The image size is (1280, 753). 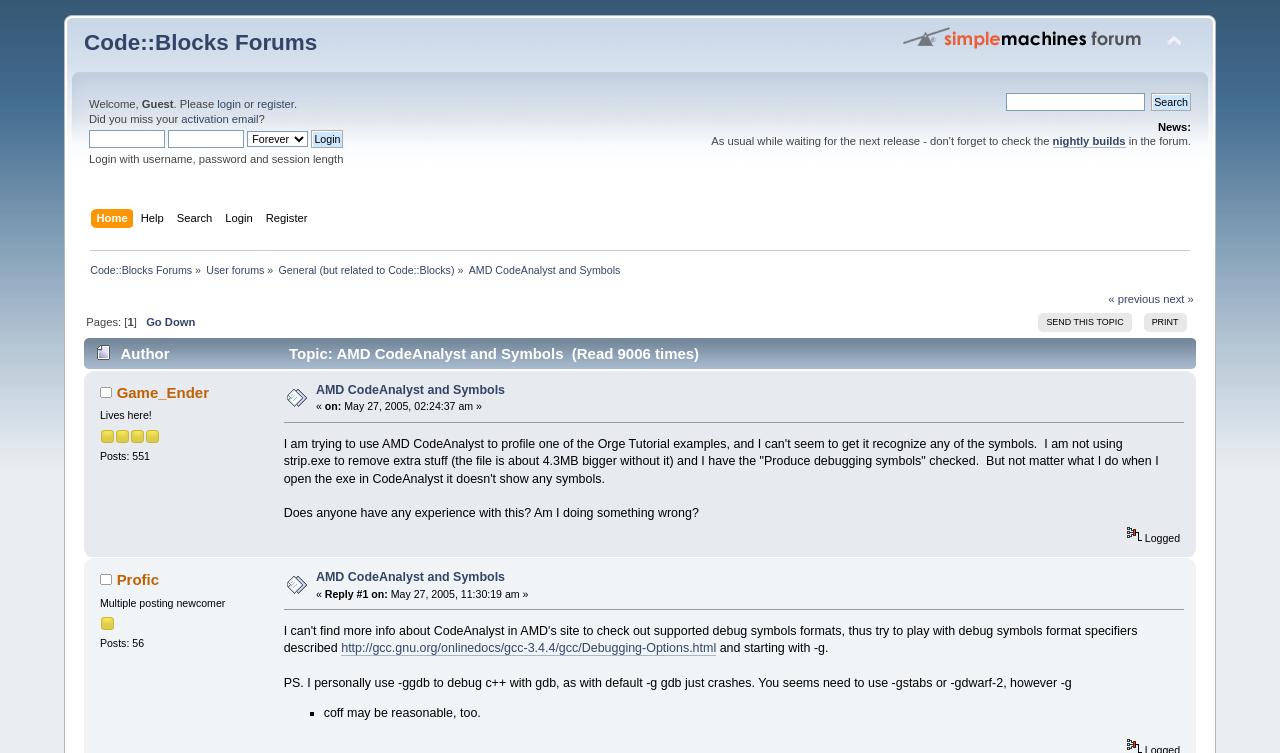 I want to click on 'I can't find more info about CodeAnalyst in AMD's site to check out supported debug symbols formats, thus try to play with debug symbols format specifiers described', so click(x=710, y=637).